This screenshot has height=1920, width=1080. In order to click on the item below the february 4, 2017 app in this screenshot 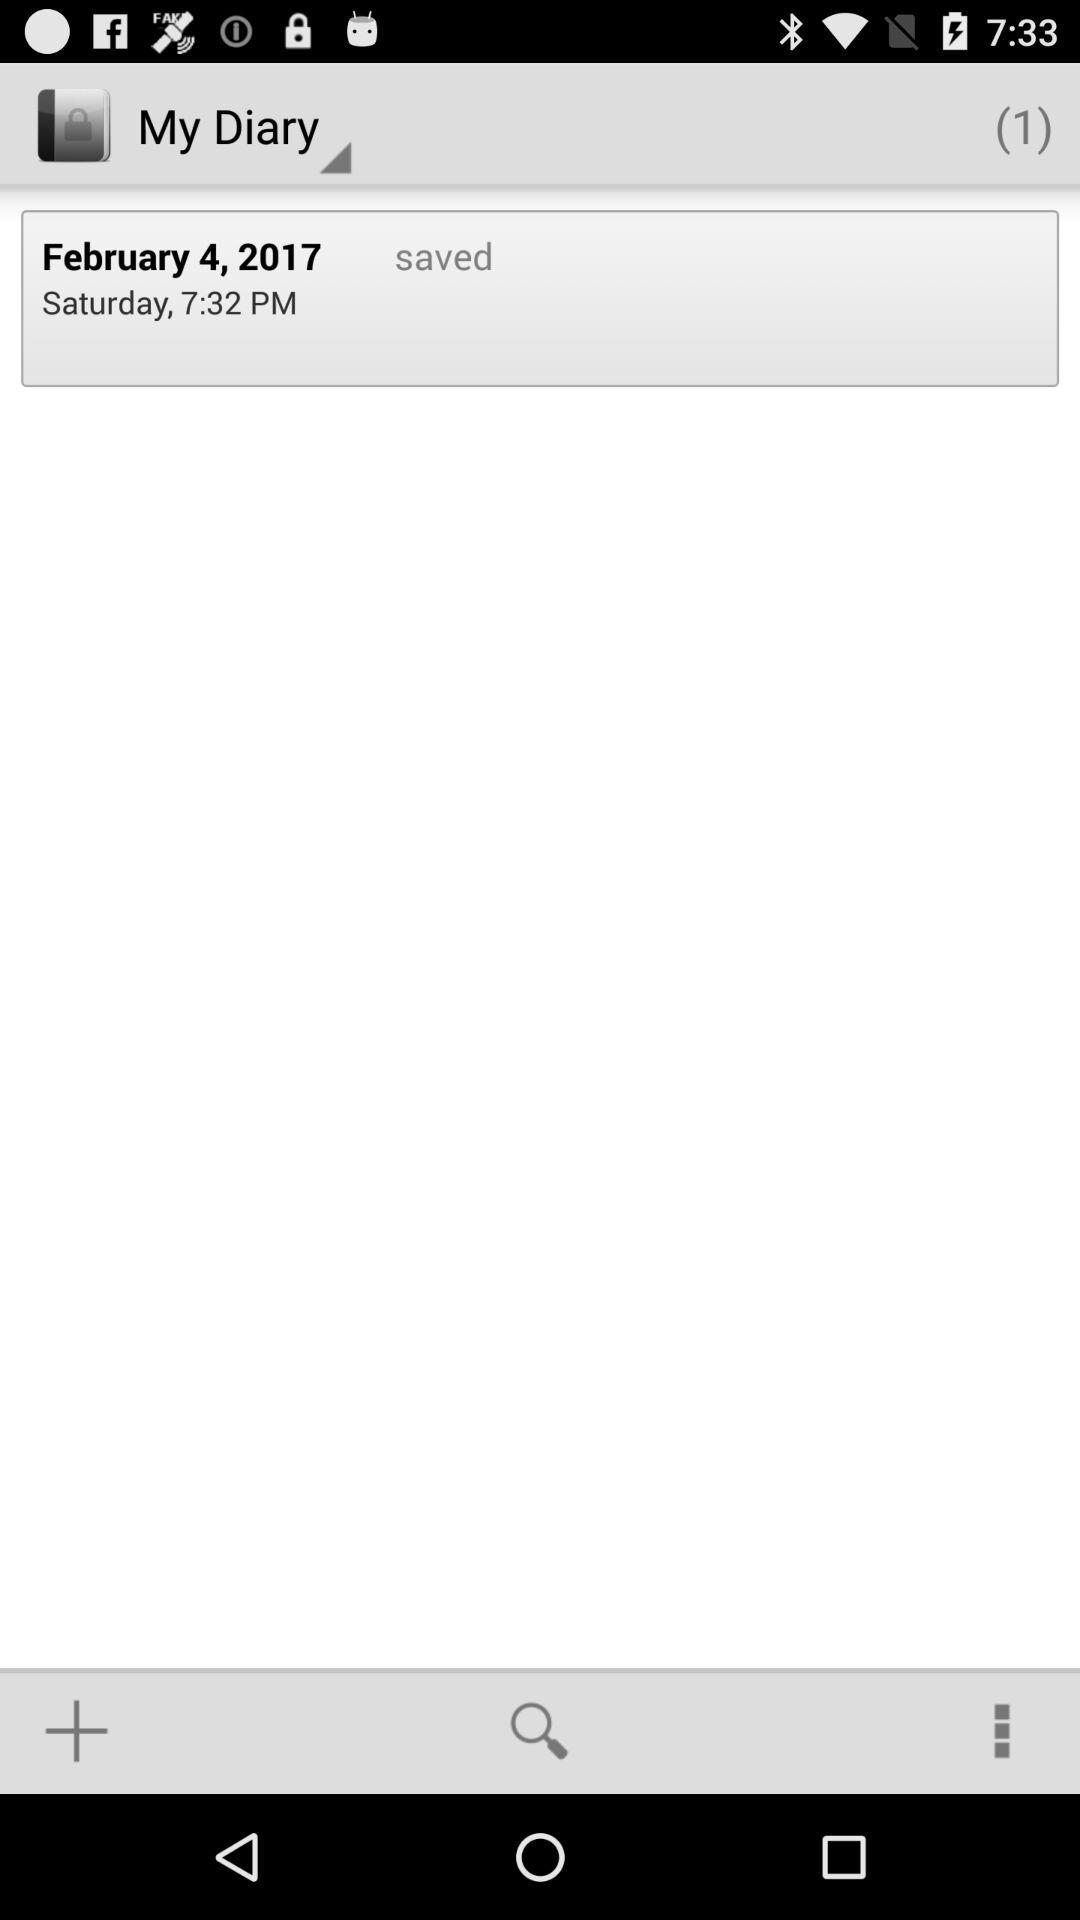, I will do `click(168, 300)`.